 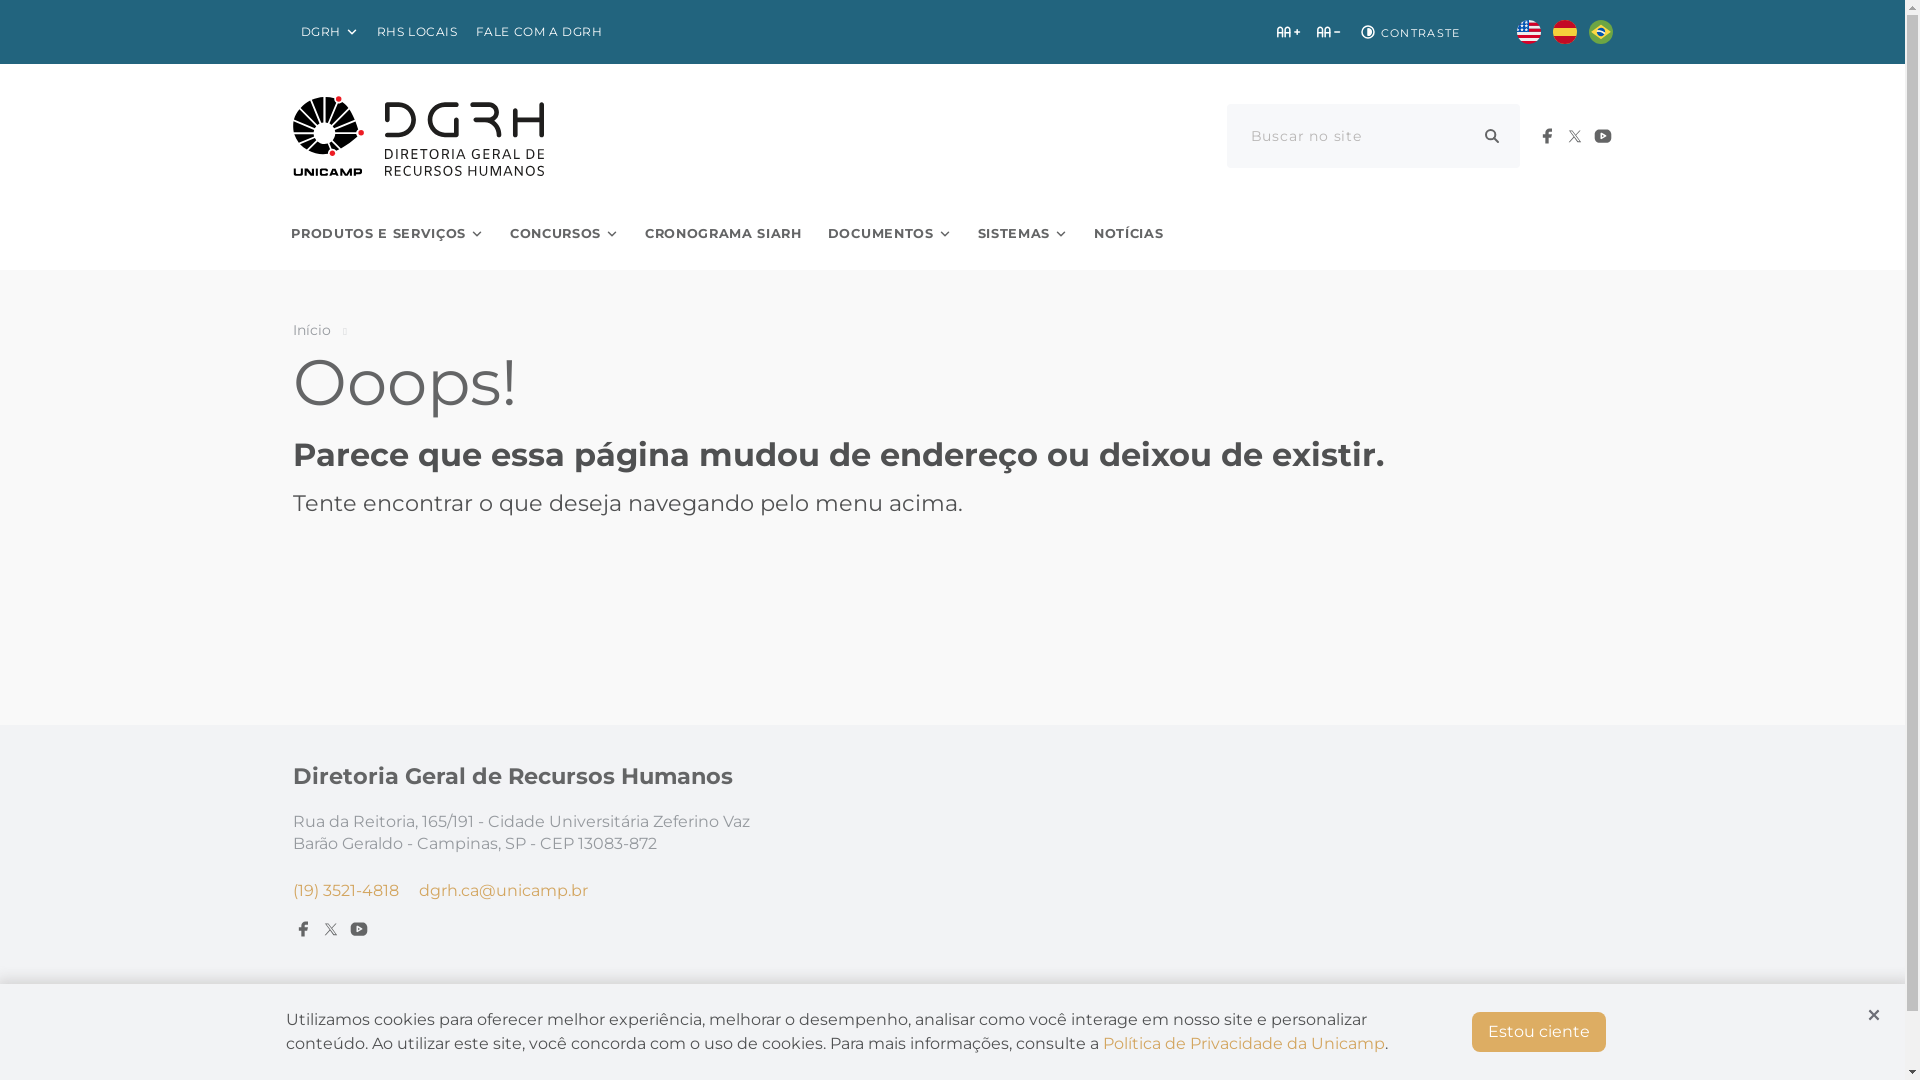 What do you see at coordinates (345, 889) in the screenshot?
I see `'(19) 3521-4818'` at bounding box center [345, 889].